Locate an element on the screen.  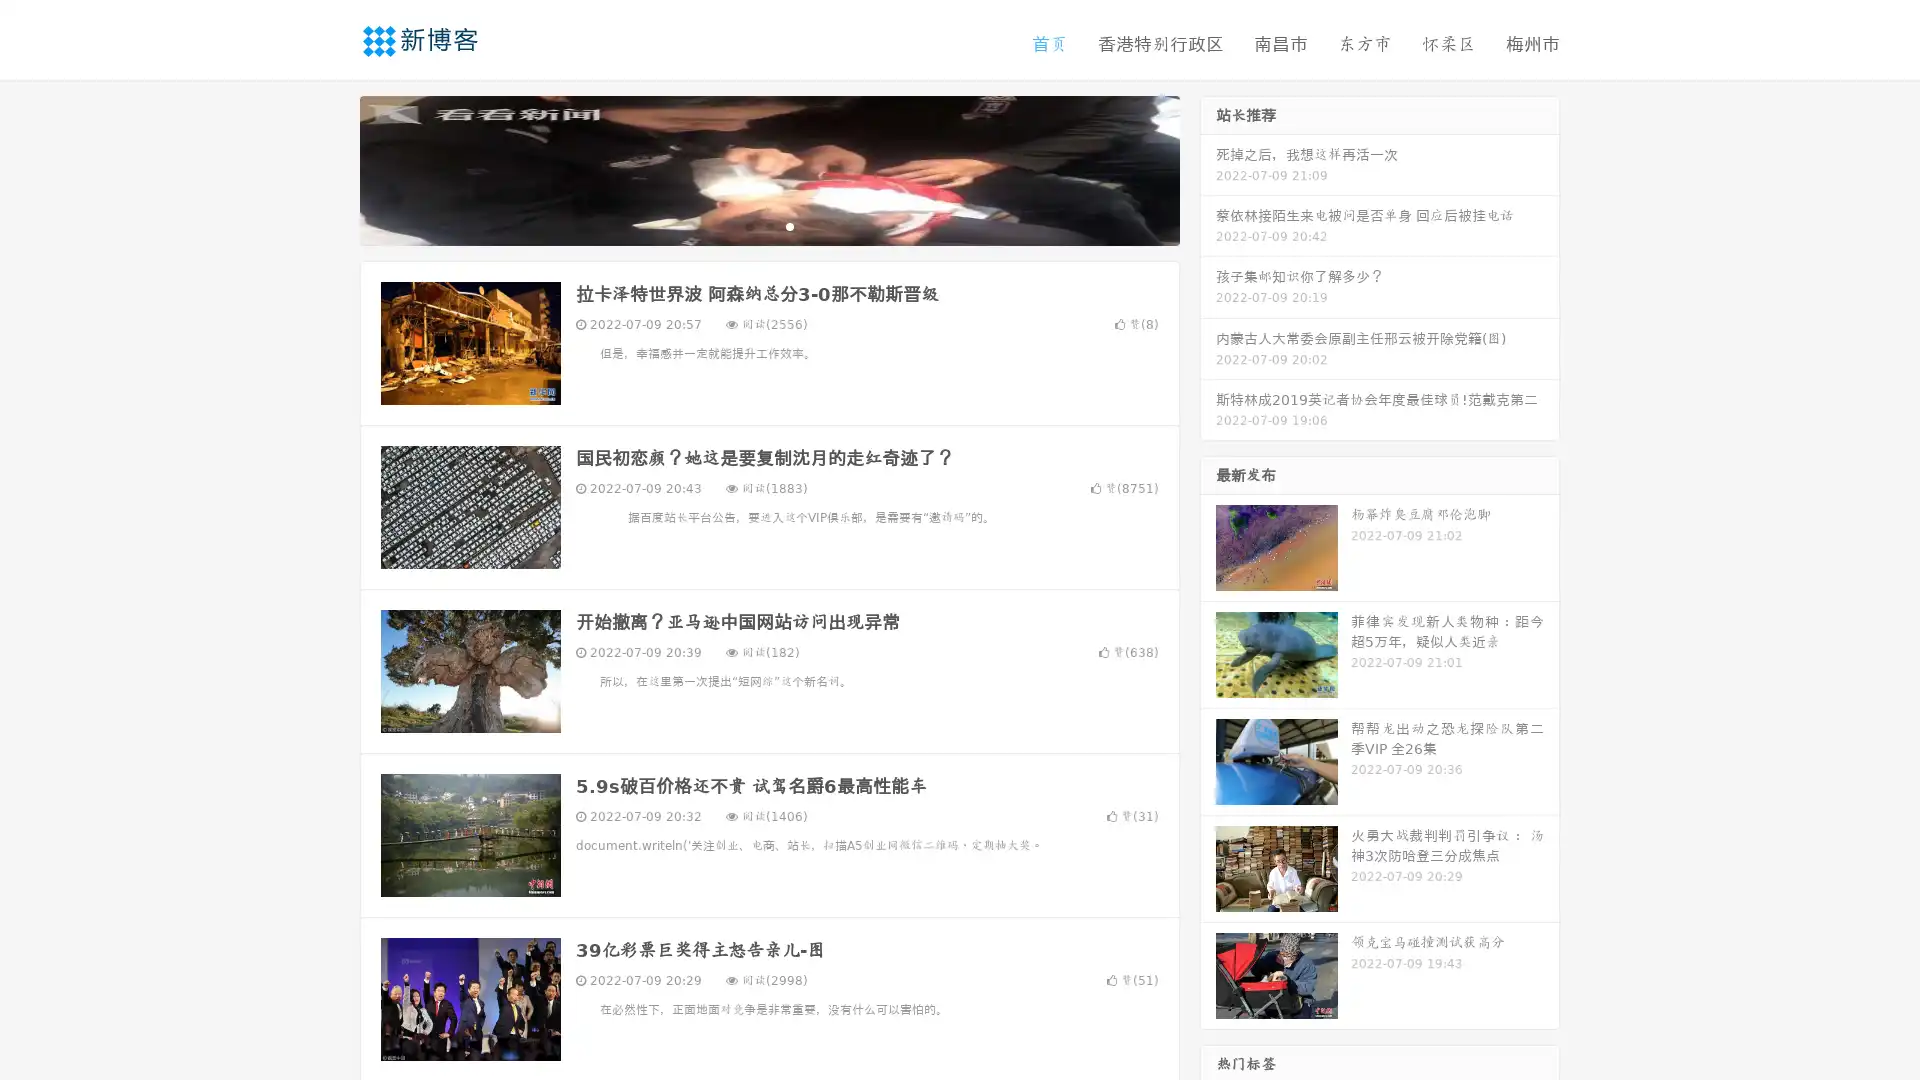
Go to slide 3 is located at coordinates (789, 225).